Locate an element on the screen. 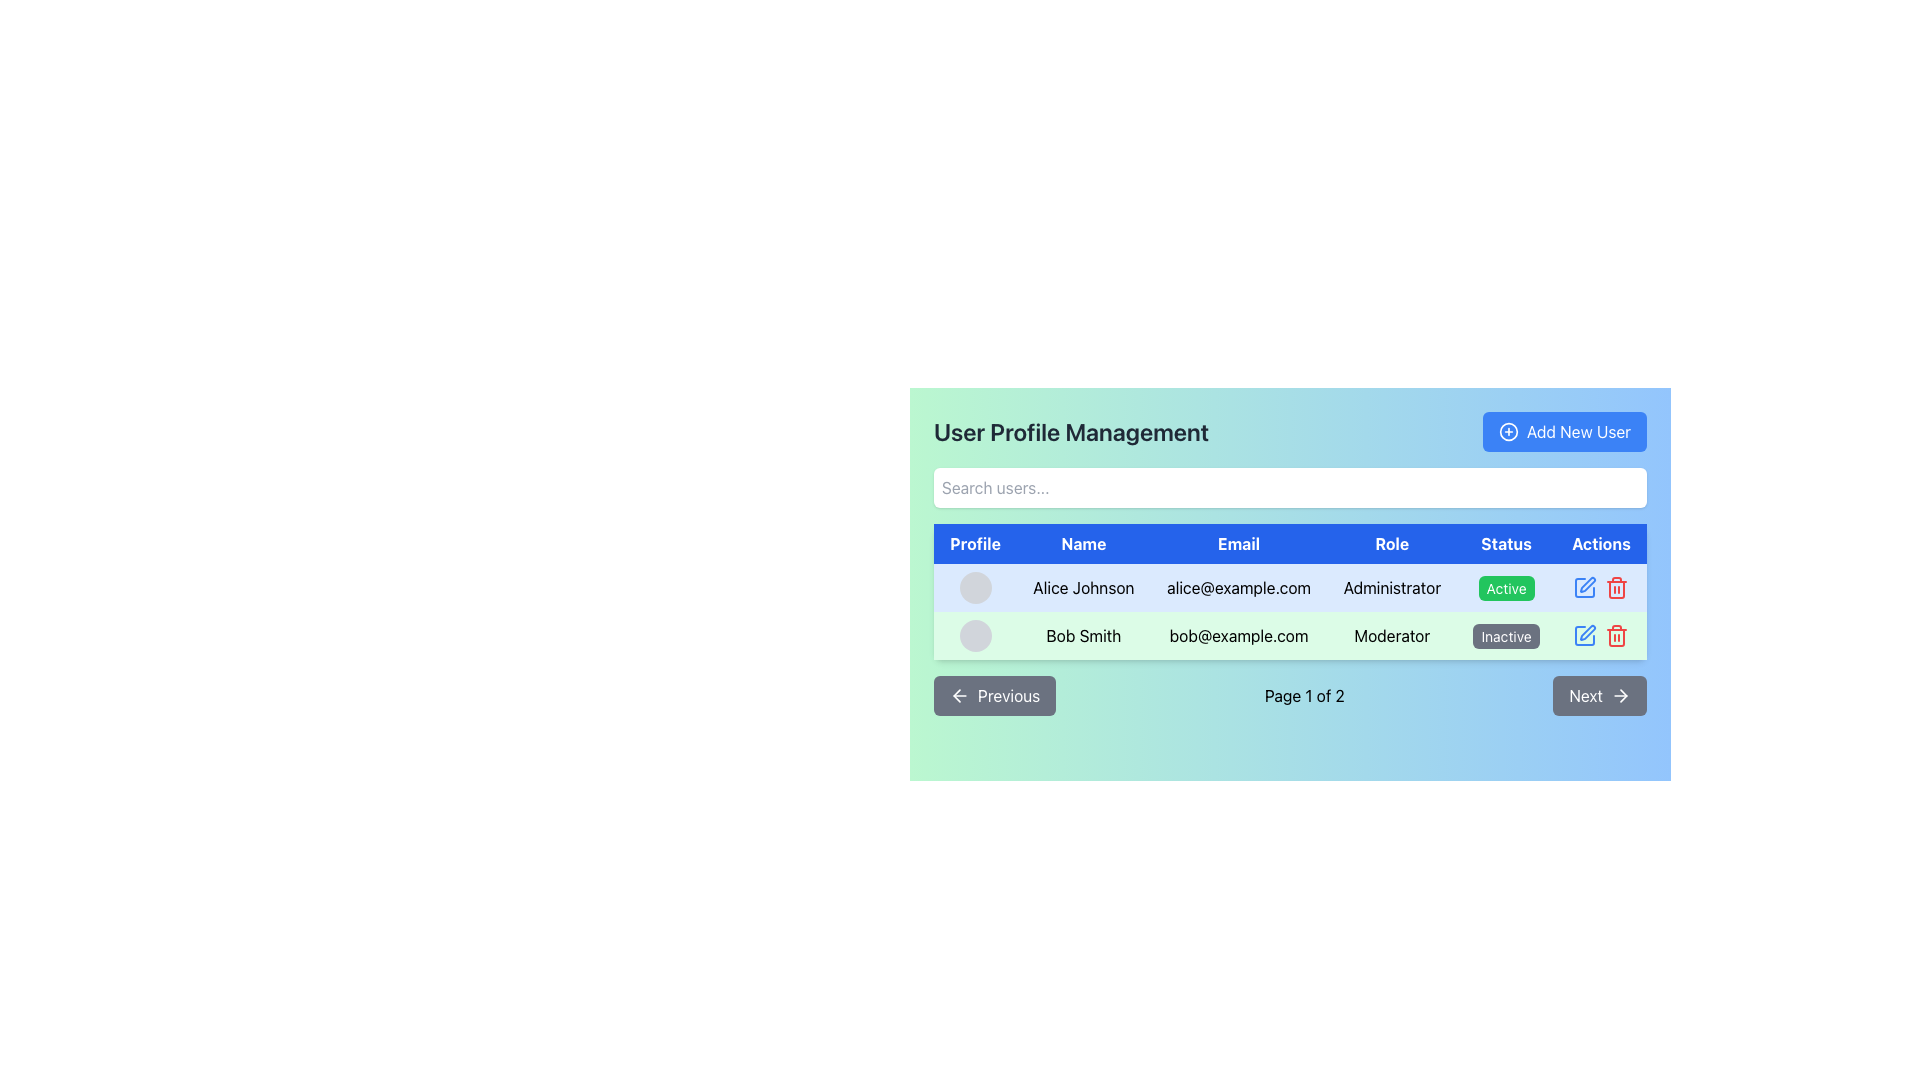 This screenshot has height=1080, width=1920. text from the 'User Profile Management' label located at the upper section of the interface, prominently placed above the search input field is located at coordinates (1070, 431).